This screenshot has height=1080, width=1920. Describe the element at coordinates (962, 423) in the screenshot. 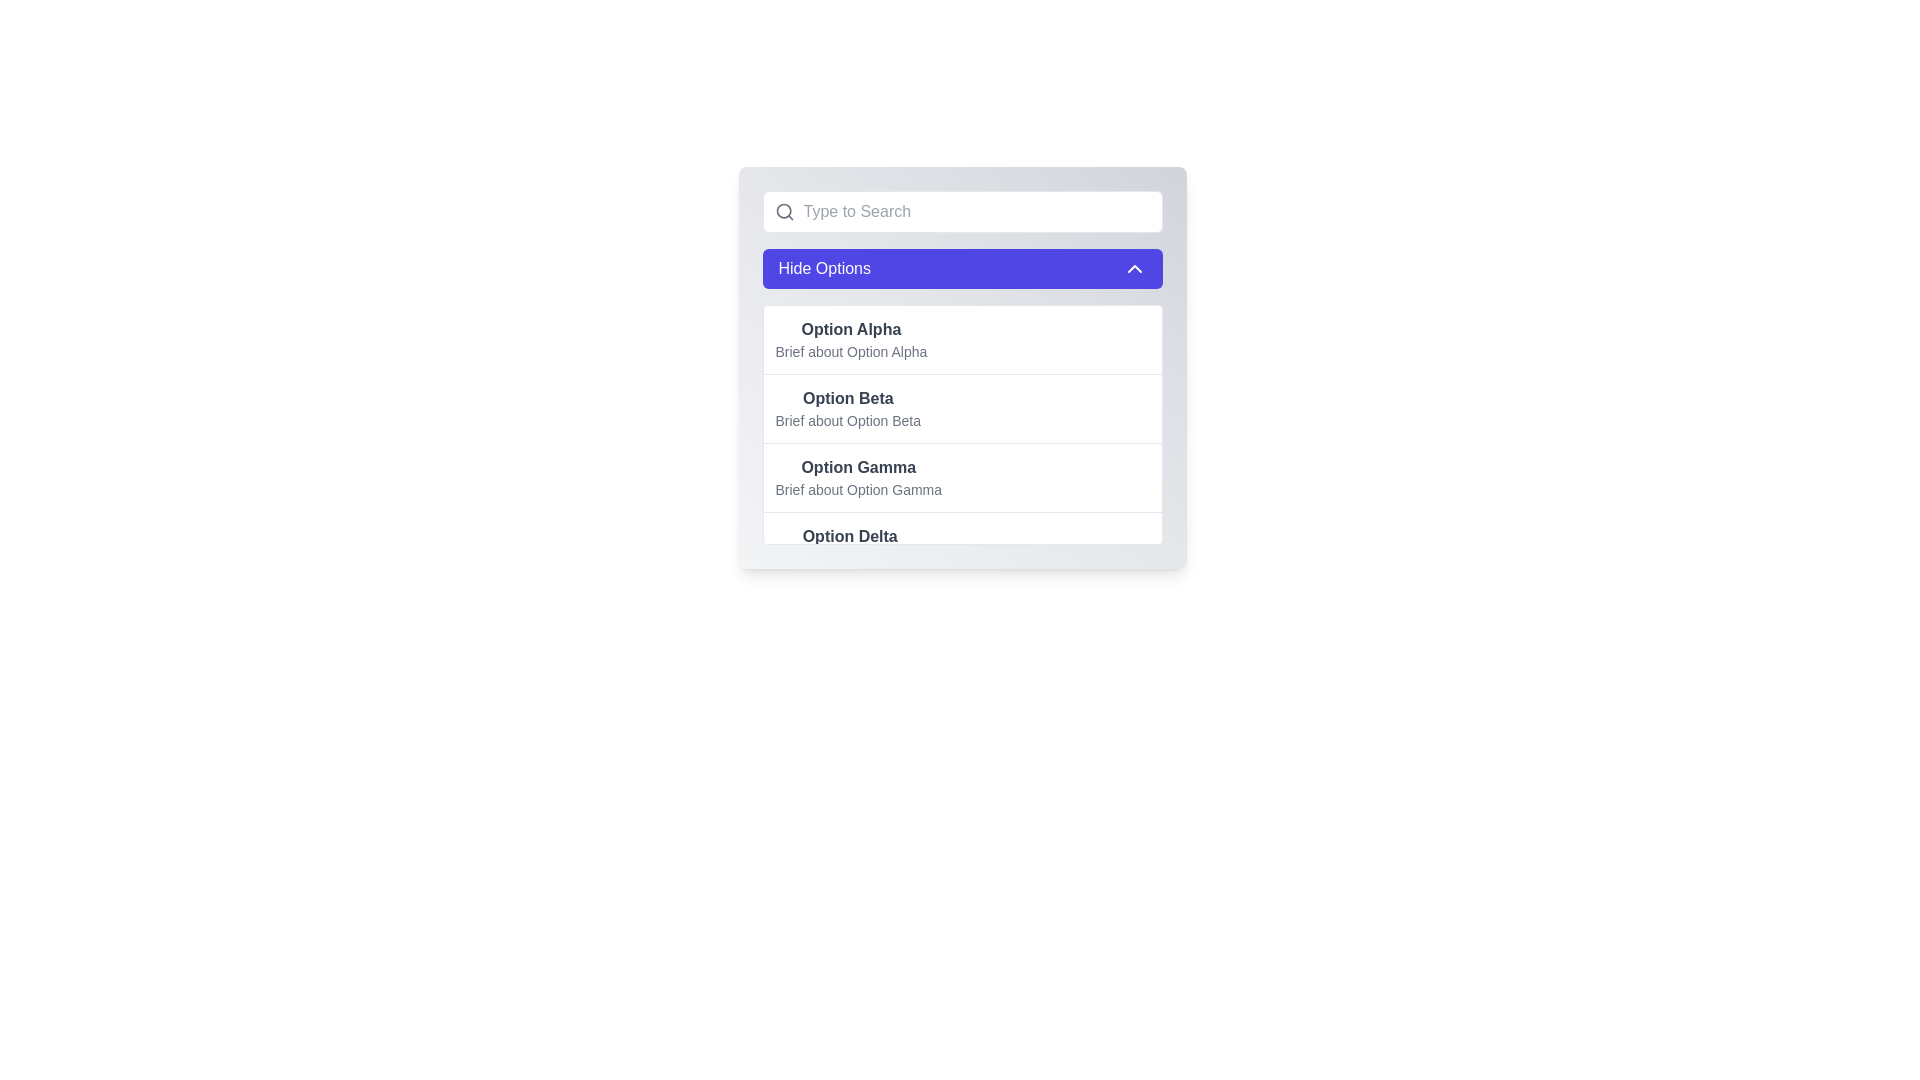

I see `the list item displaying 'Option Beta'` at that location.